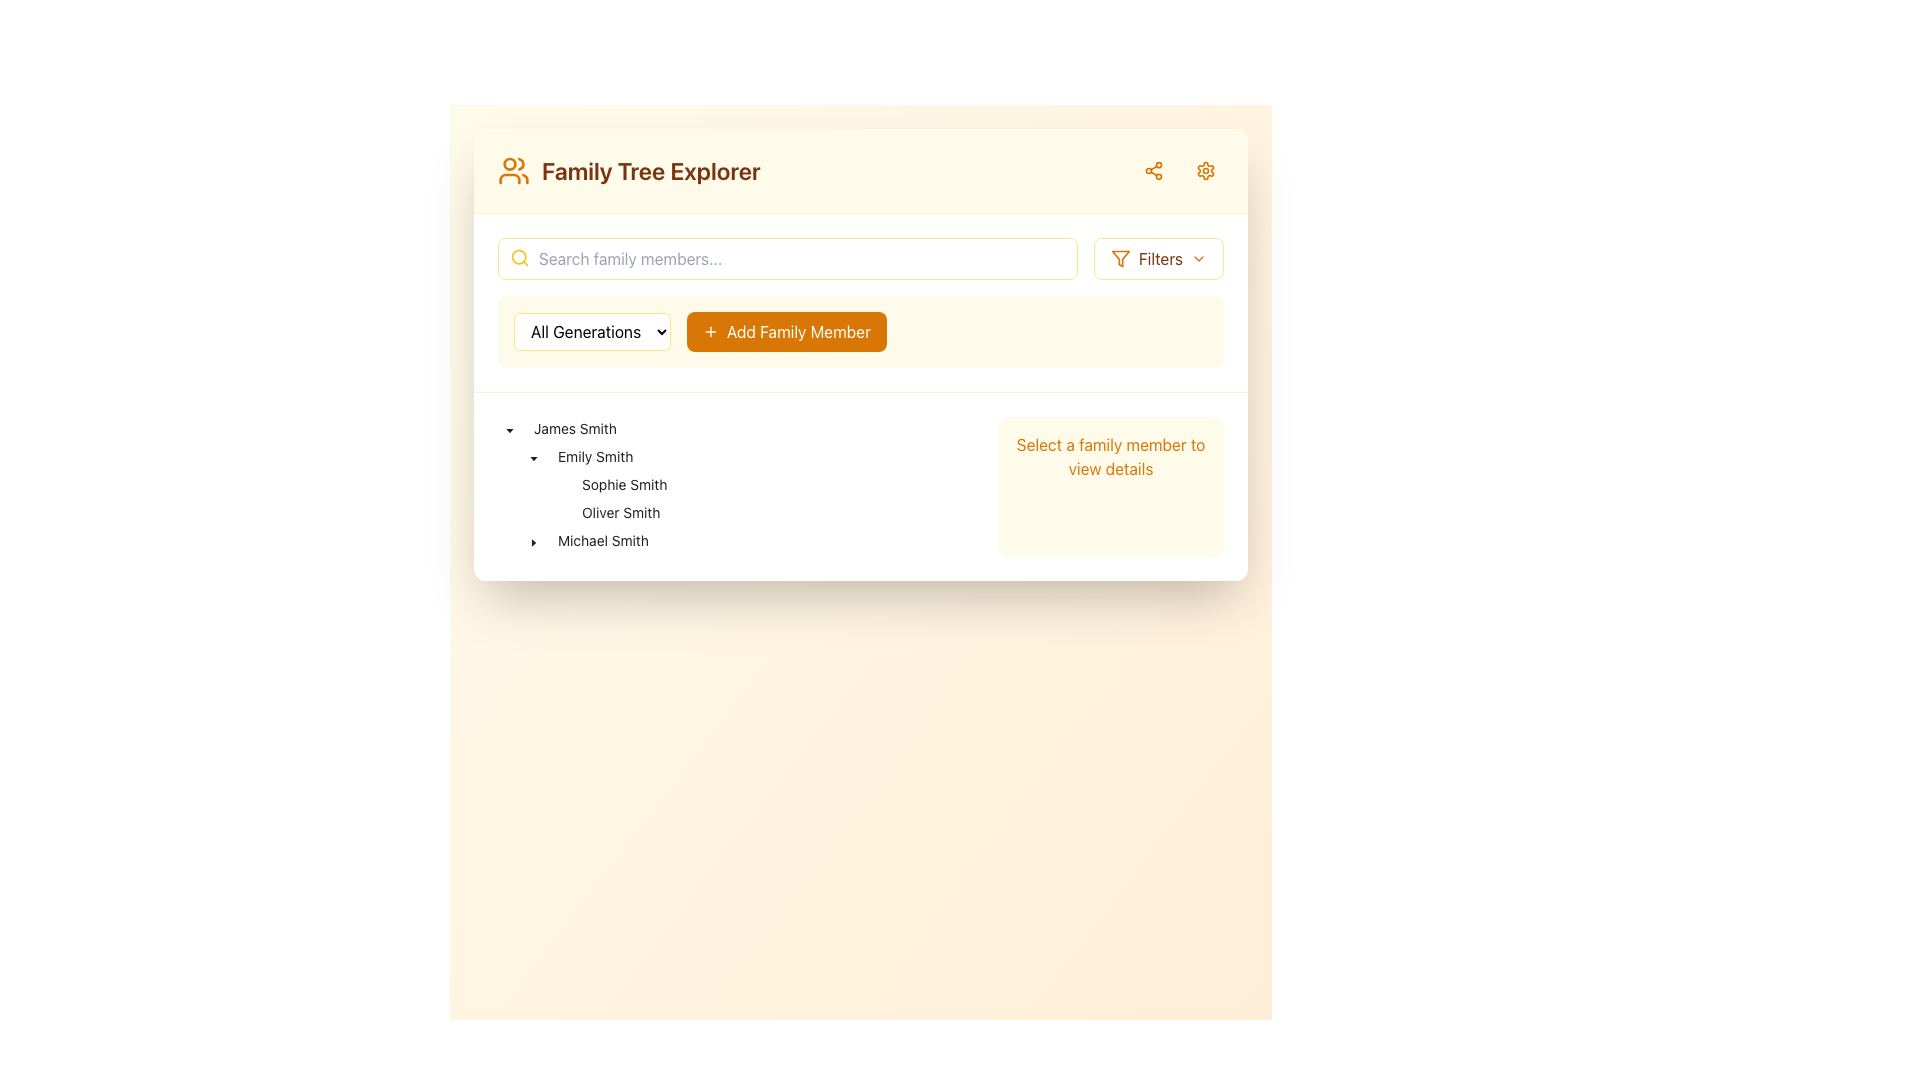 The width and height of the screenshot is (1920, 1080). Describe the element at coordinates (1120, 257) in the screenshot. I see `the funnel icon used for filters, which is located in the top-right section of the main content area of the UI` at that location.